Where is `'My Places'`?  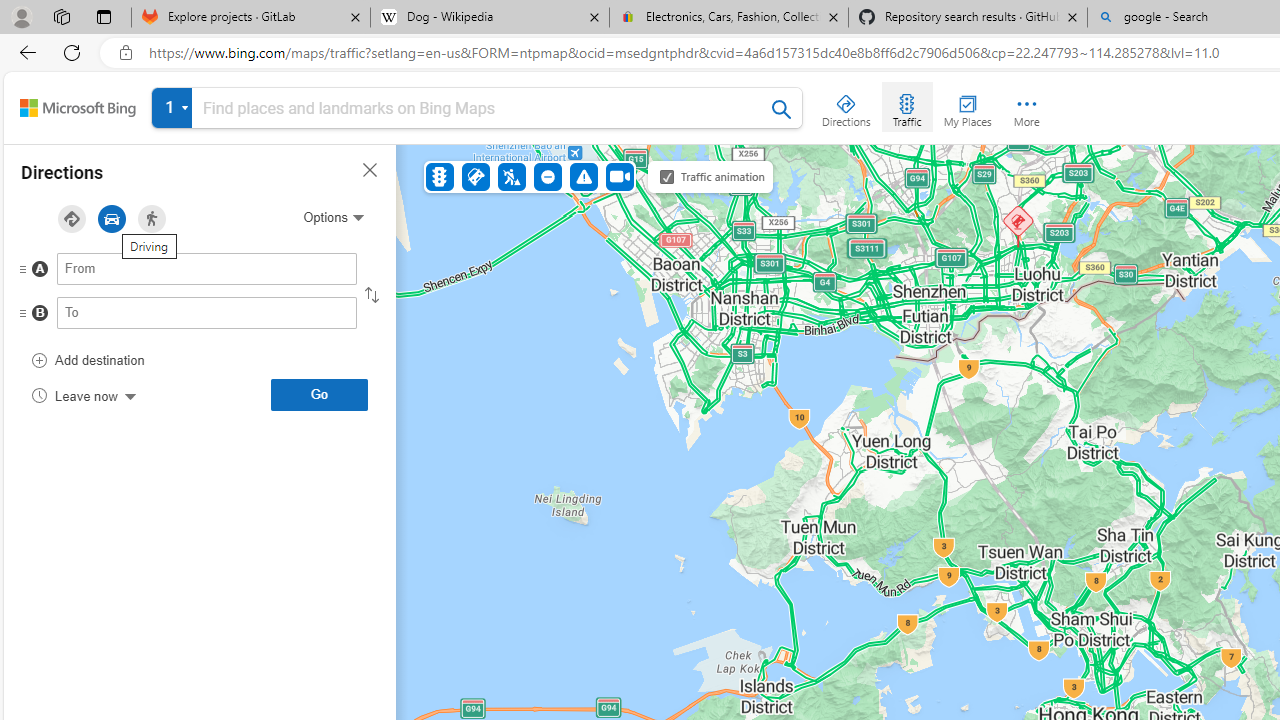 'My Places' is located at coordinates (967, 106).